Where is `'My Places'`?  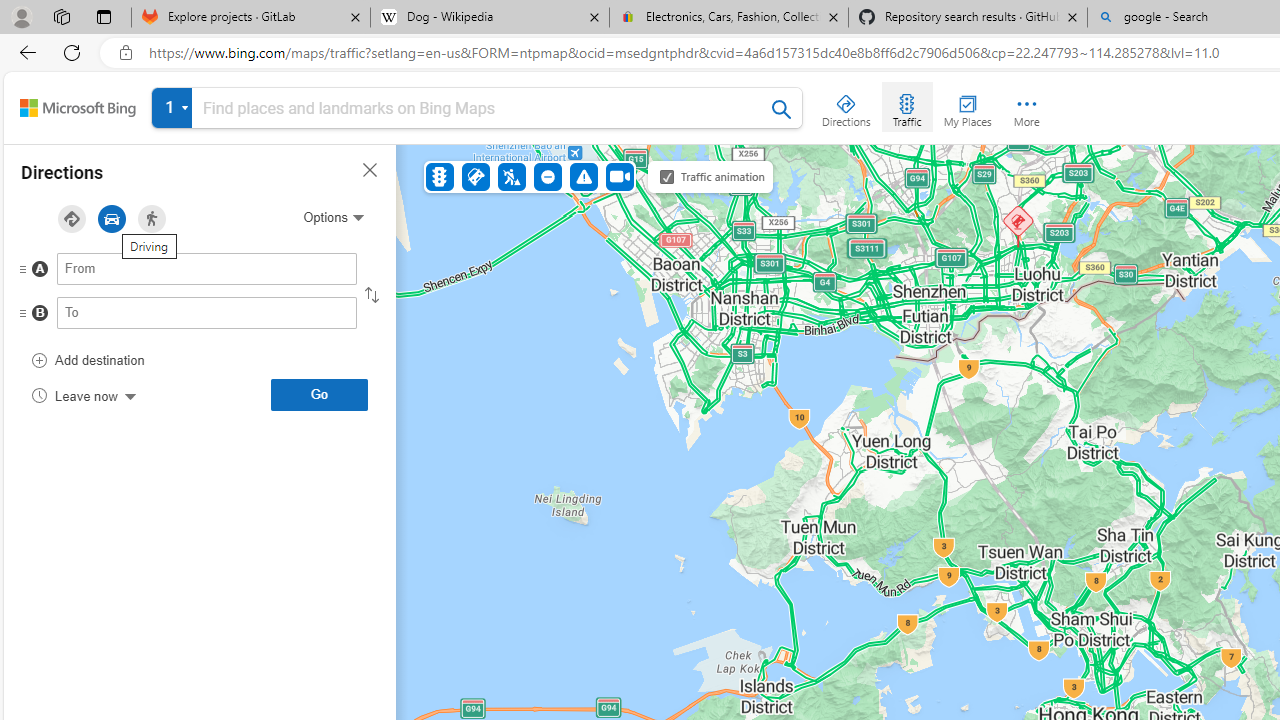 'My Places' is located at coordinates (967, 106).